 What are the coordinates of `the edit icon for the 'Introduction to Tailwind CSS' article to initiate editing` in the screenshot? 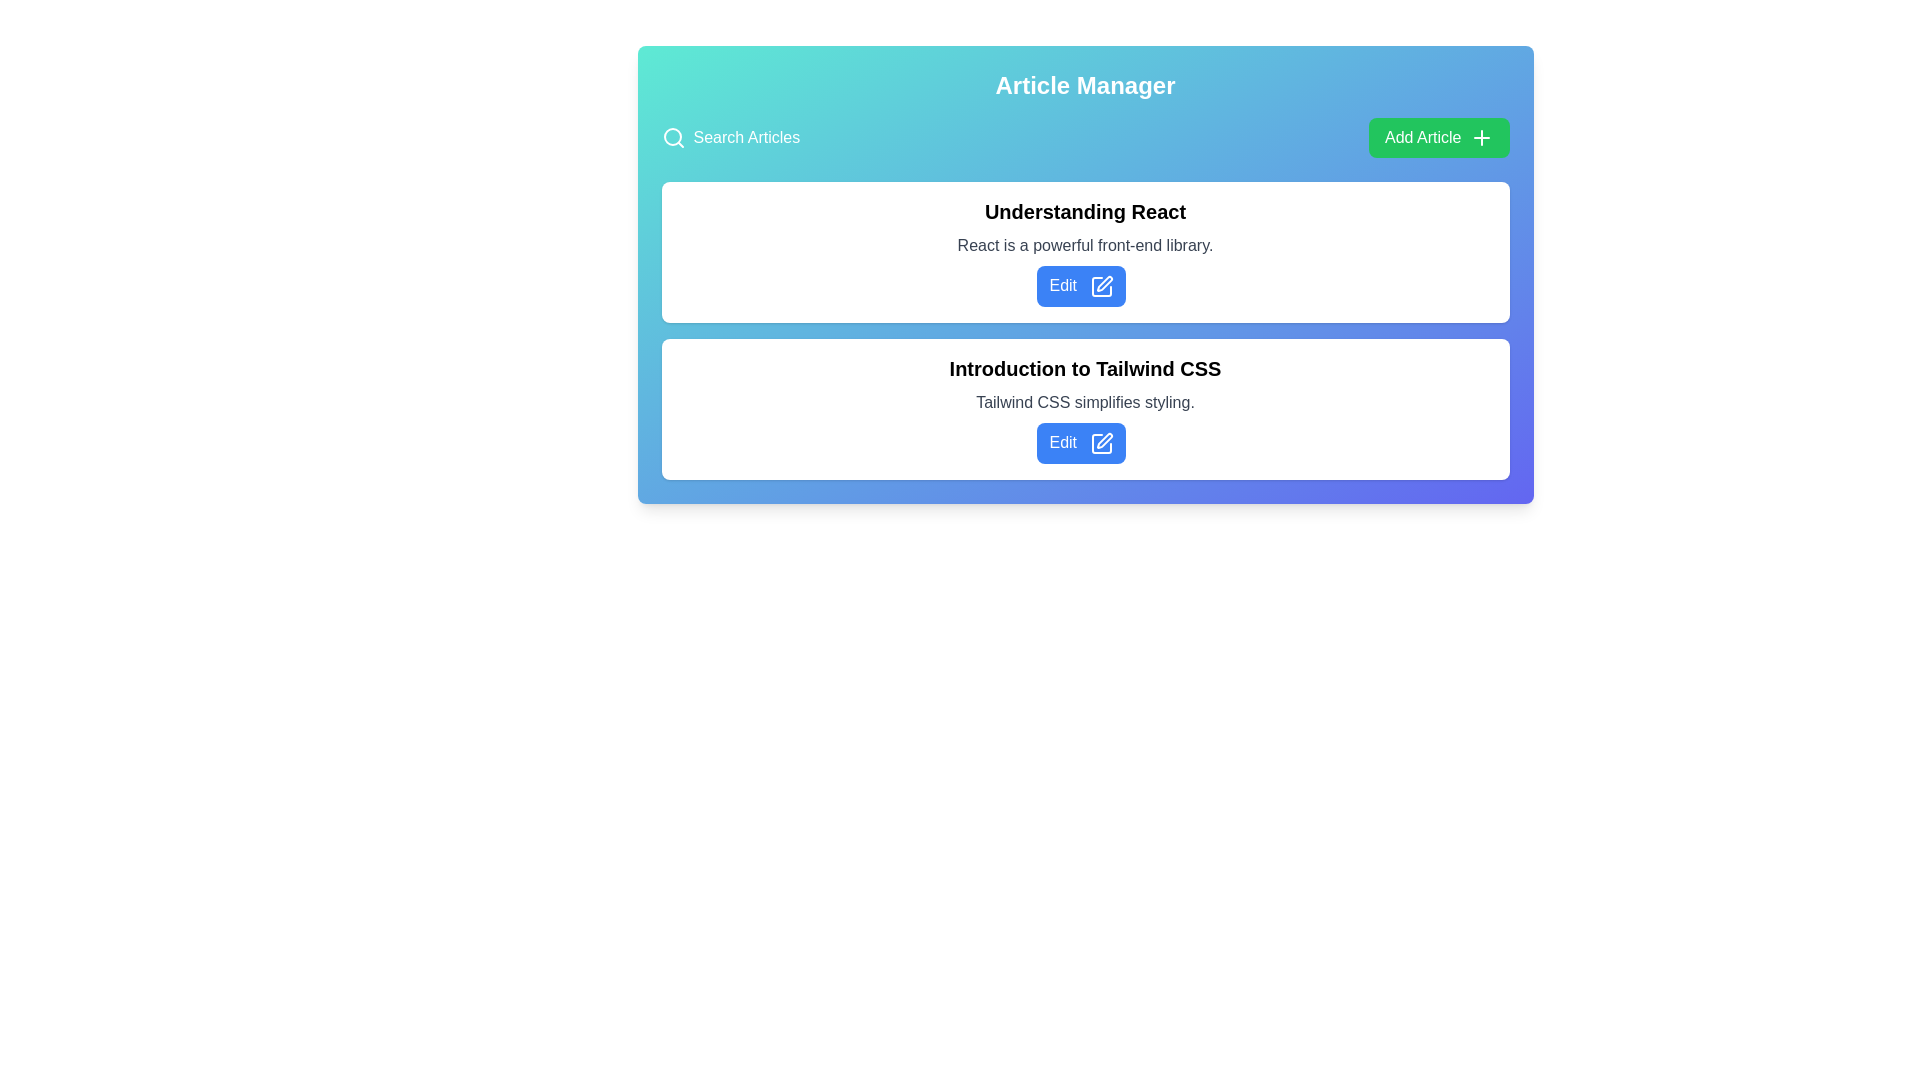 It's located at (1103, 438).